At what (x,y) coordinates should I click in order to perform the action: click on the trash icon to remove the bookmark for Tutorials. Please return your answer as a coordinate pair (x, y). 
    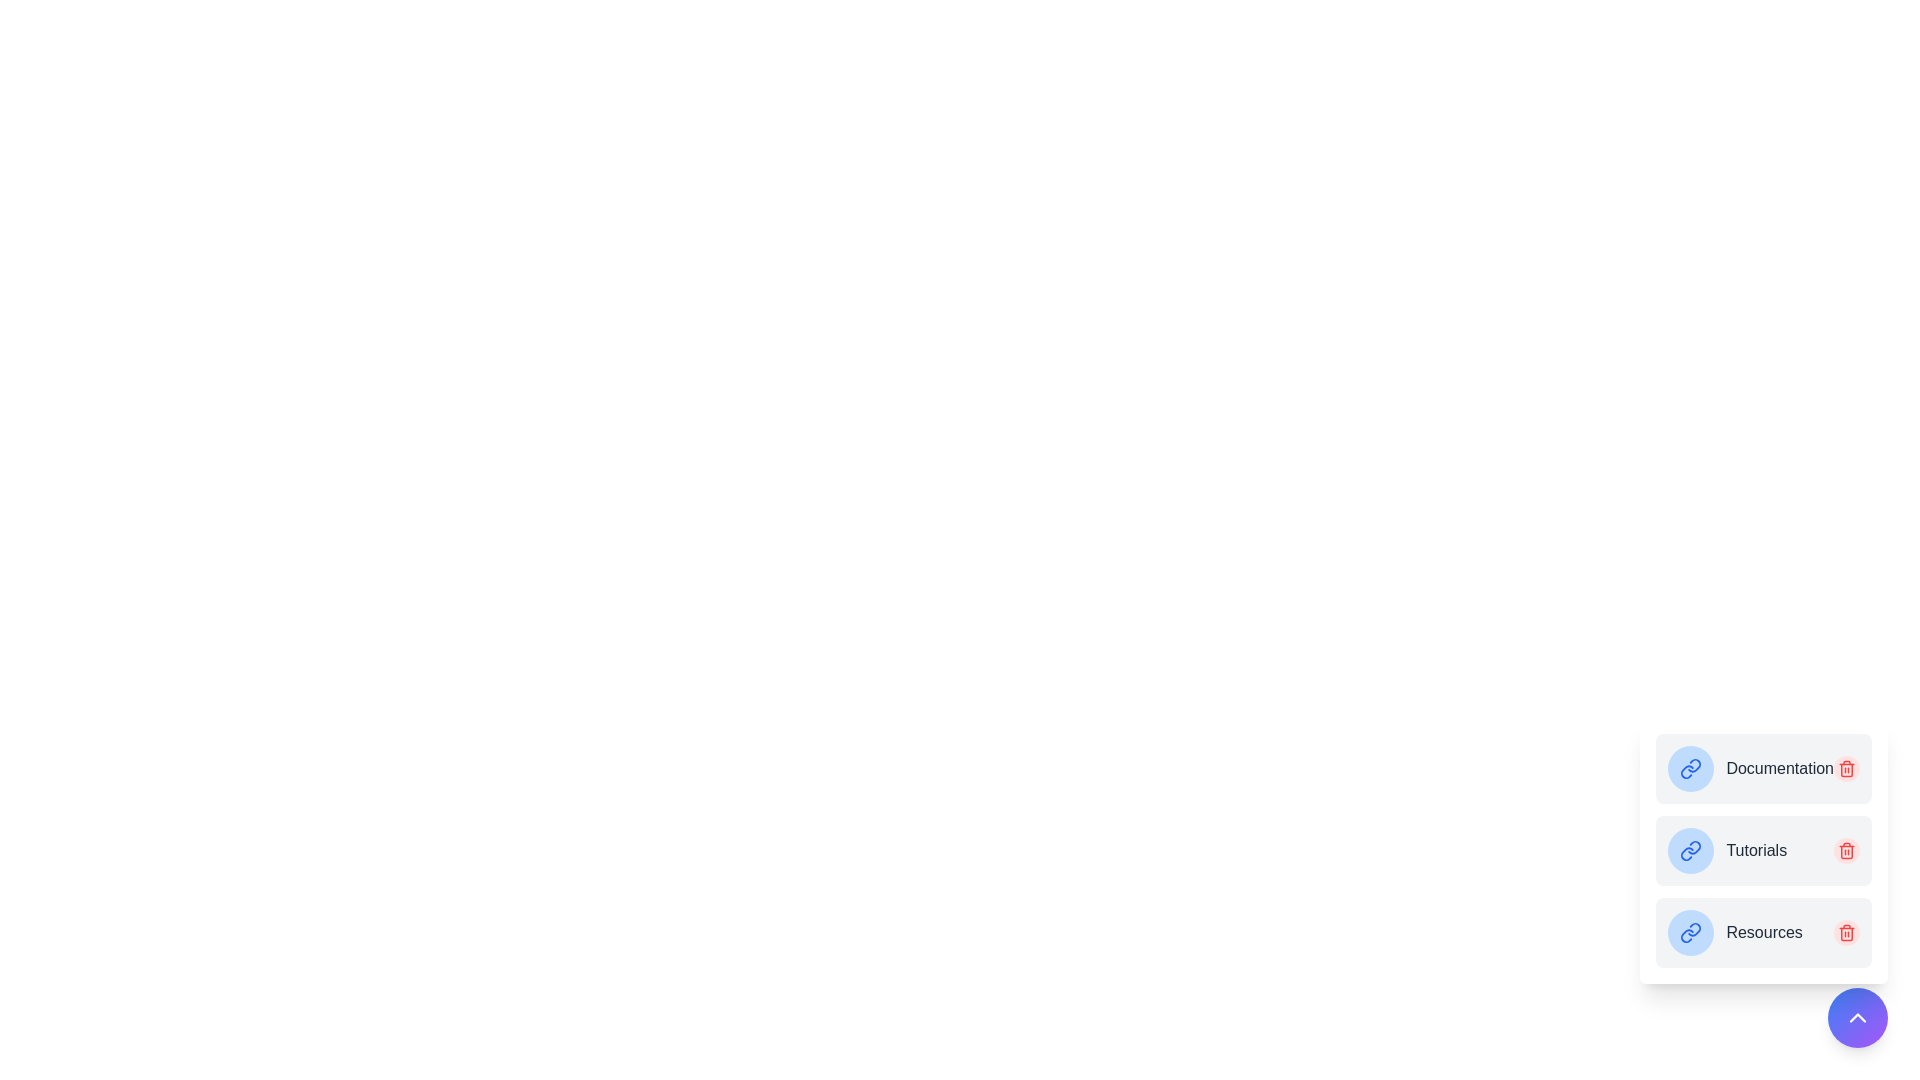
    Looking at the image, I should click on (1846, 851).